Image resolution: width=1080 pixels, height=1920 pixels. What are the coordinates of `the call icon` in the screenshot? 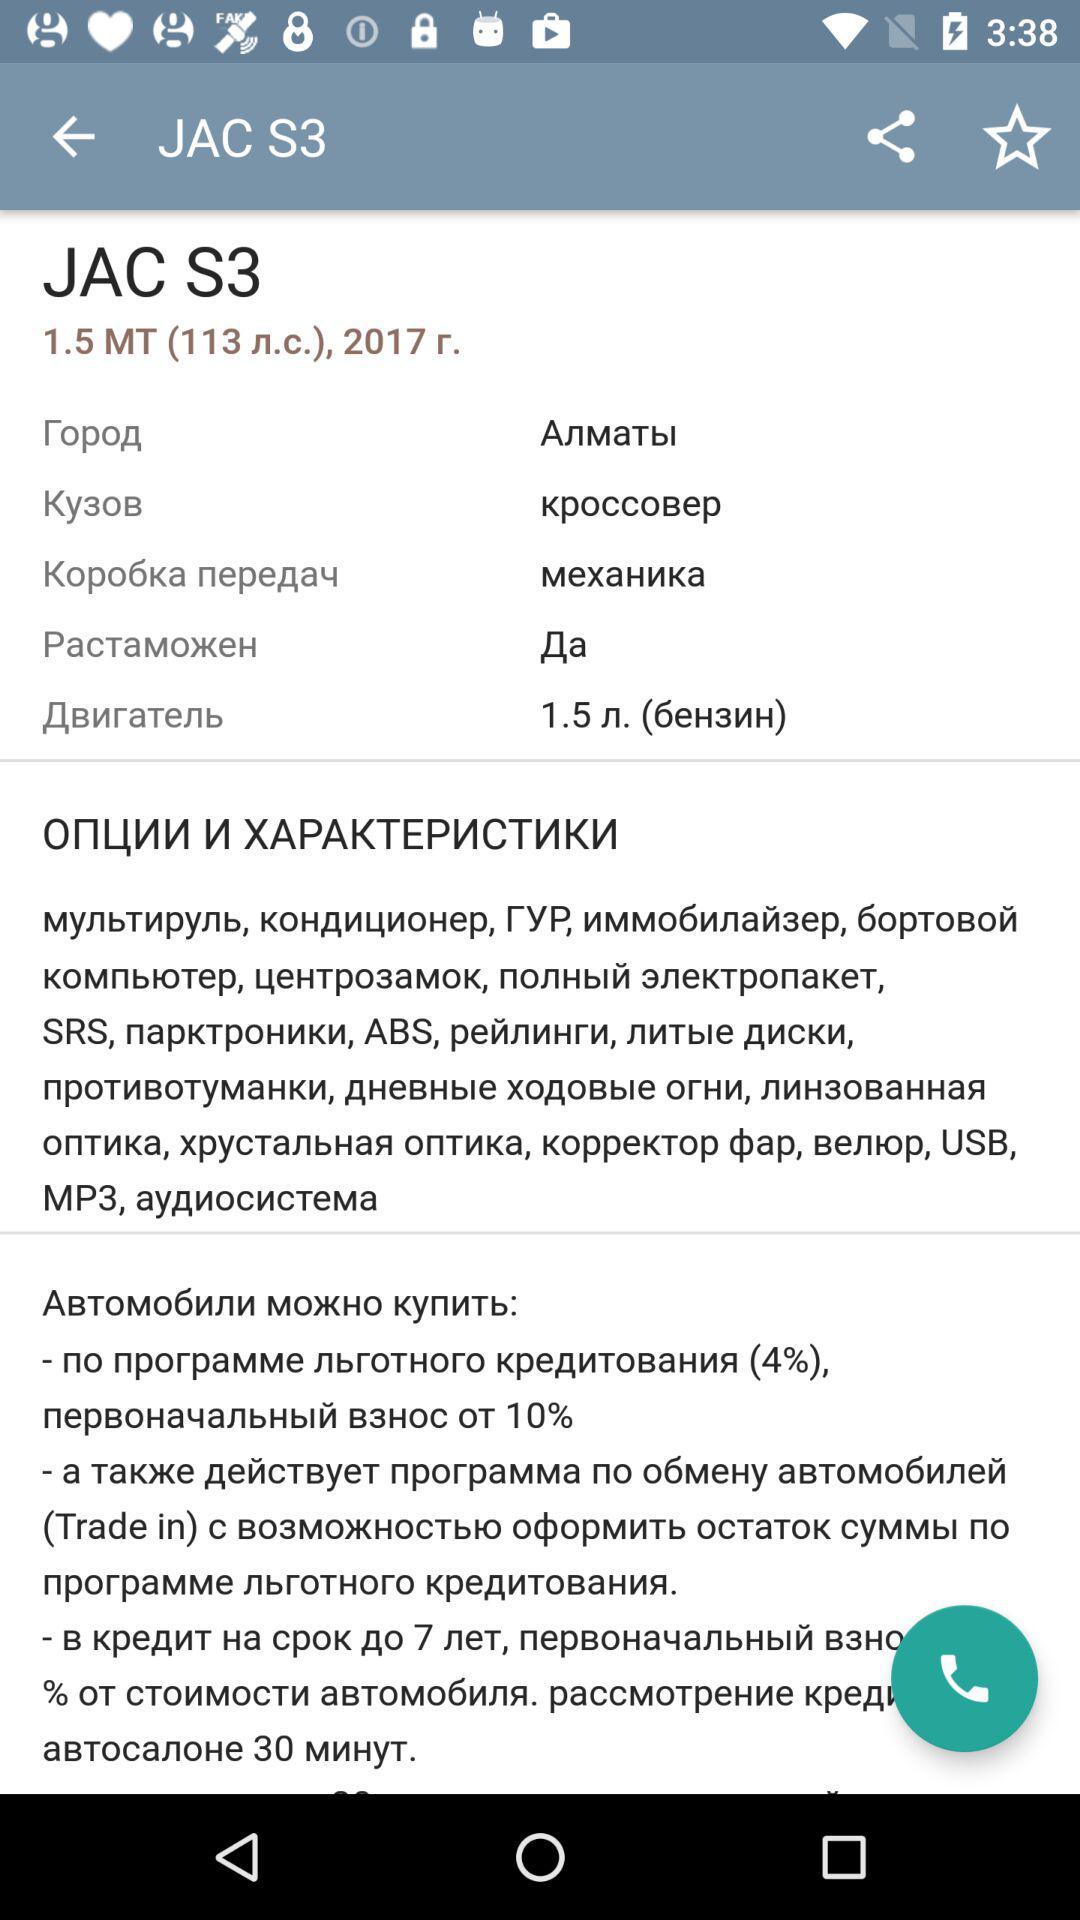 It's located at (963, 1678).